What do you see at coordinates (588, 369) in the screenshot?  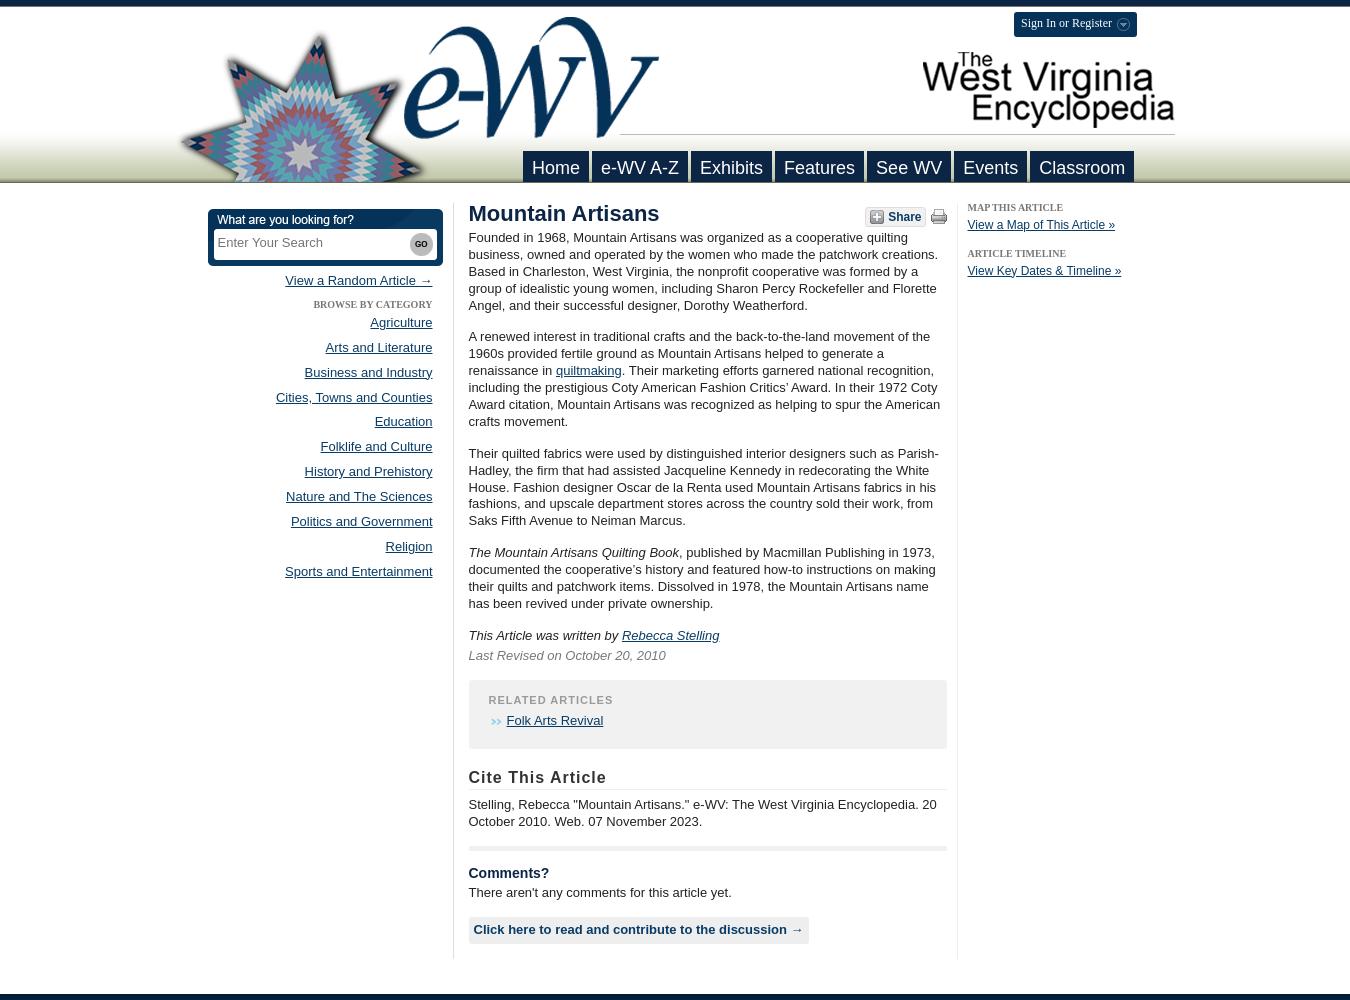 I see `'quiltmaking'` at bounding box center [588, 369].